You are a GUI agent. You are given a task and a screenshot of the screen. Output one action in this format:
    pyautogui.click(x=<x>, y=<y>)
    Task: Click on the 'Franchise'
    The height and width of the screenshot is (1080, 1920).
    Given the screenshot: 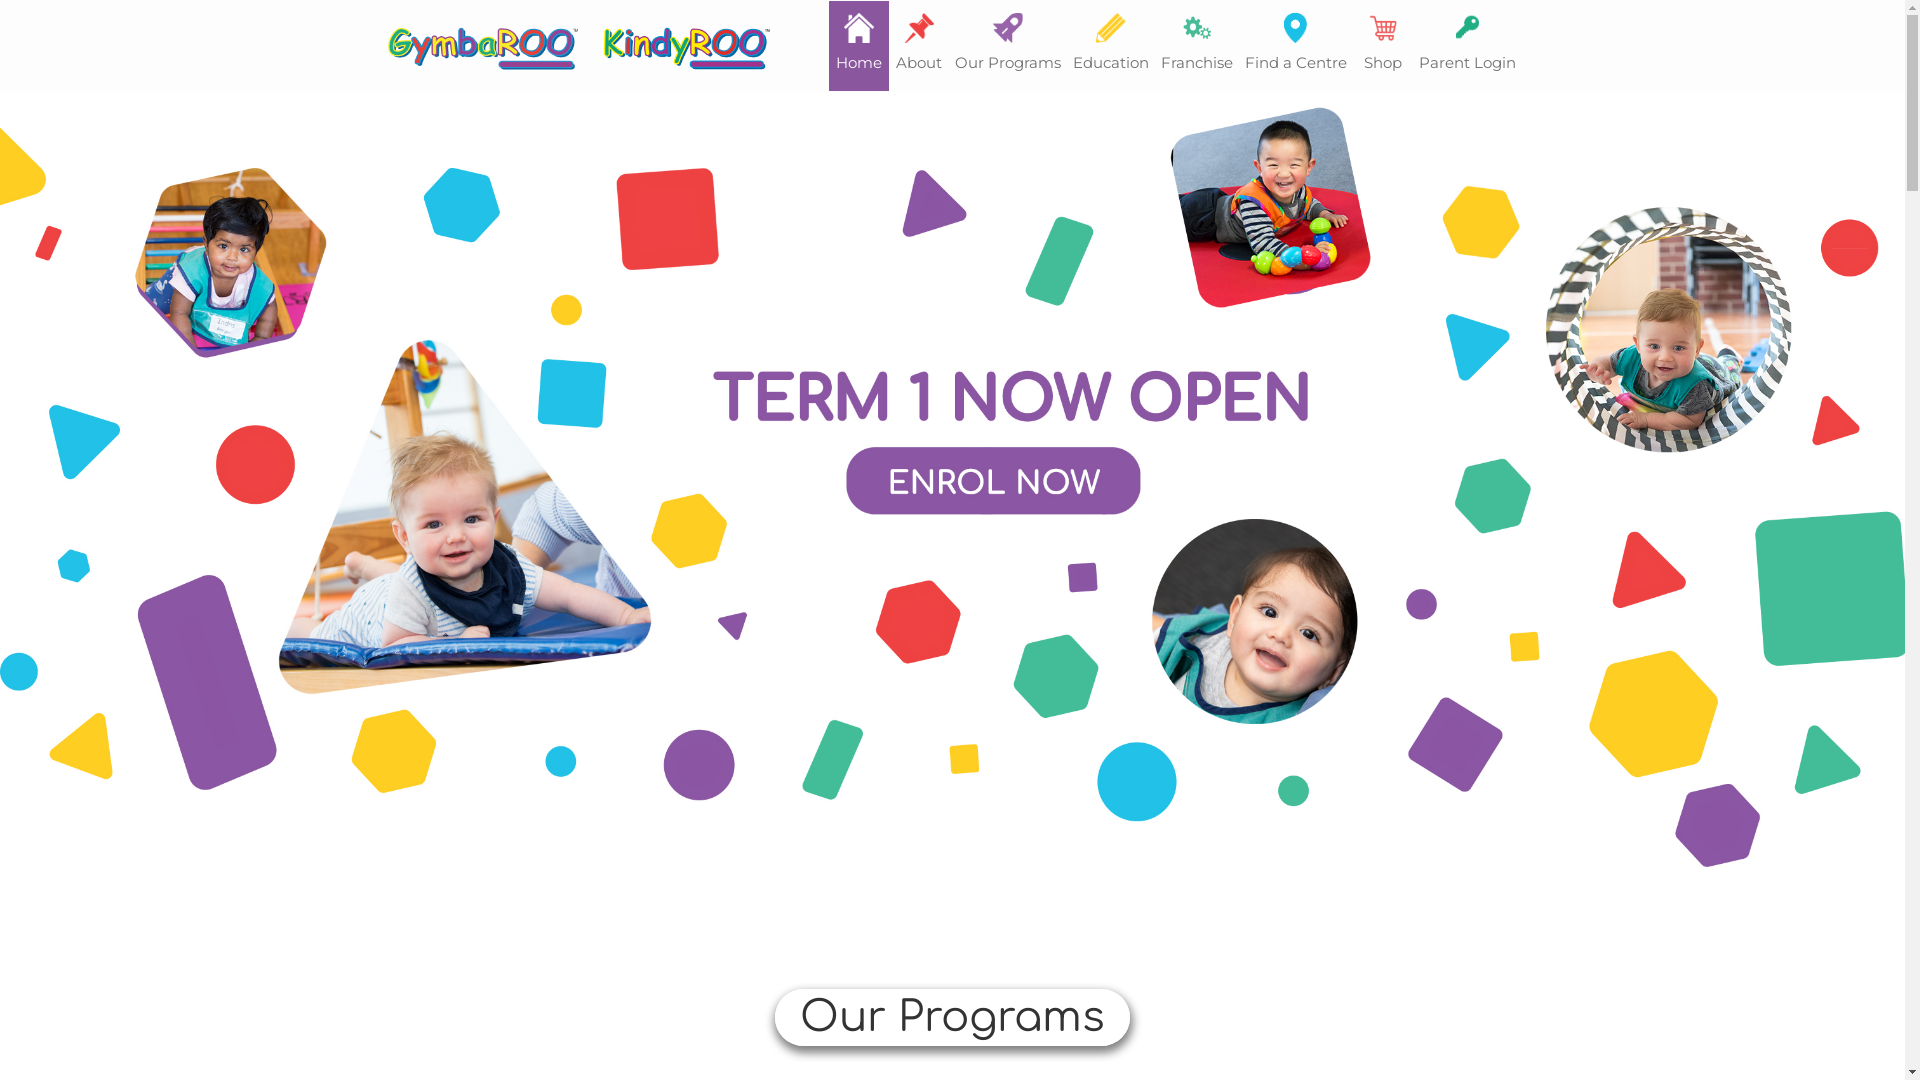 What is the action you would take?
    pyautogui.click(x=1153, y=45)
    